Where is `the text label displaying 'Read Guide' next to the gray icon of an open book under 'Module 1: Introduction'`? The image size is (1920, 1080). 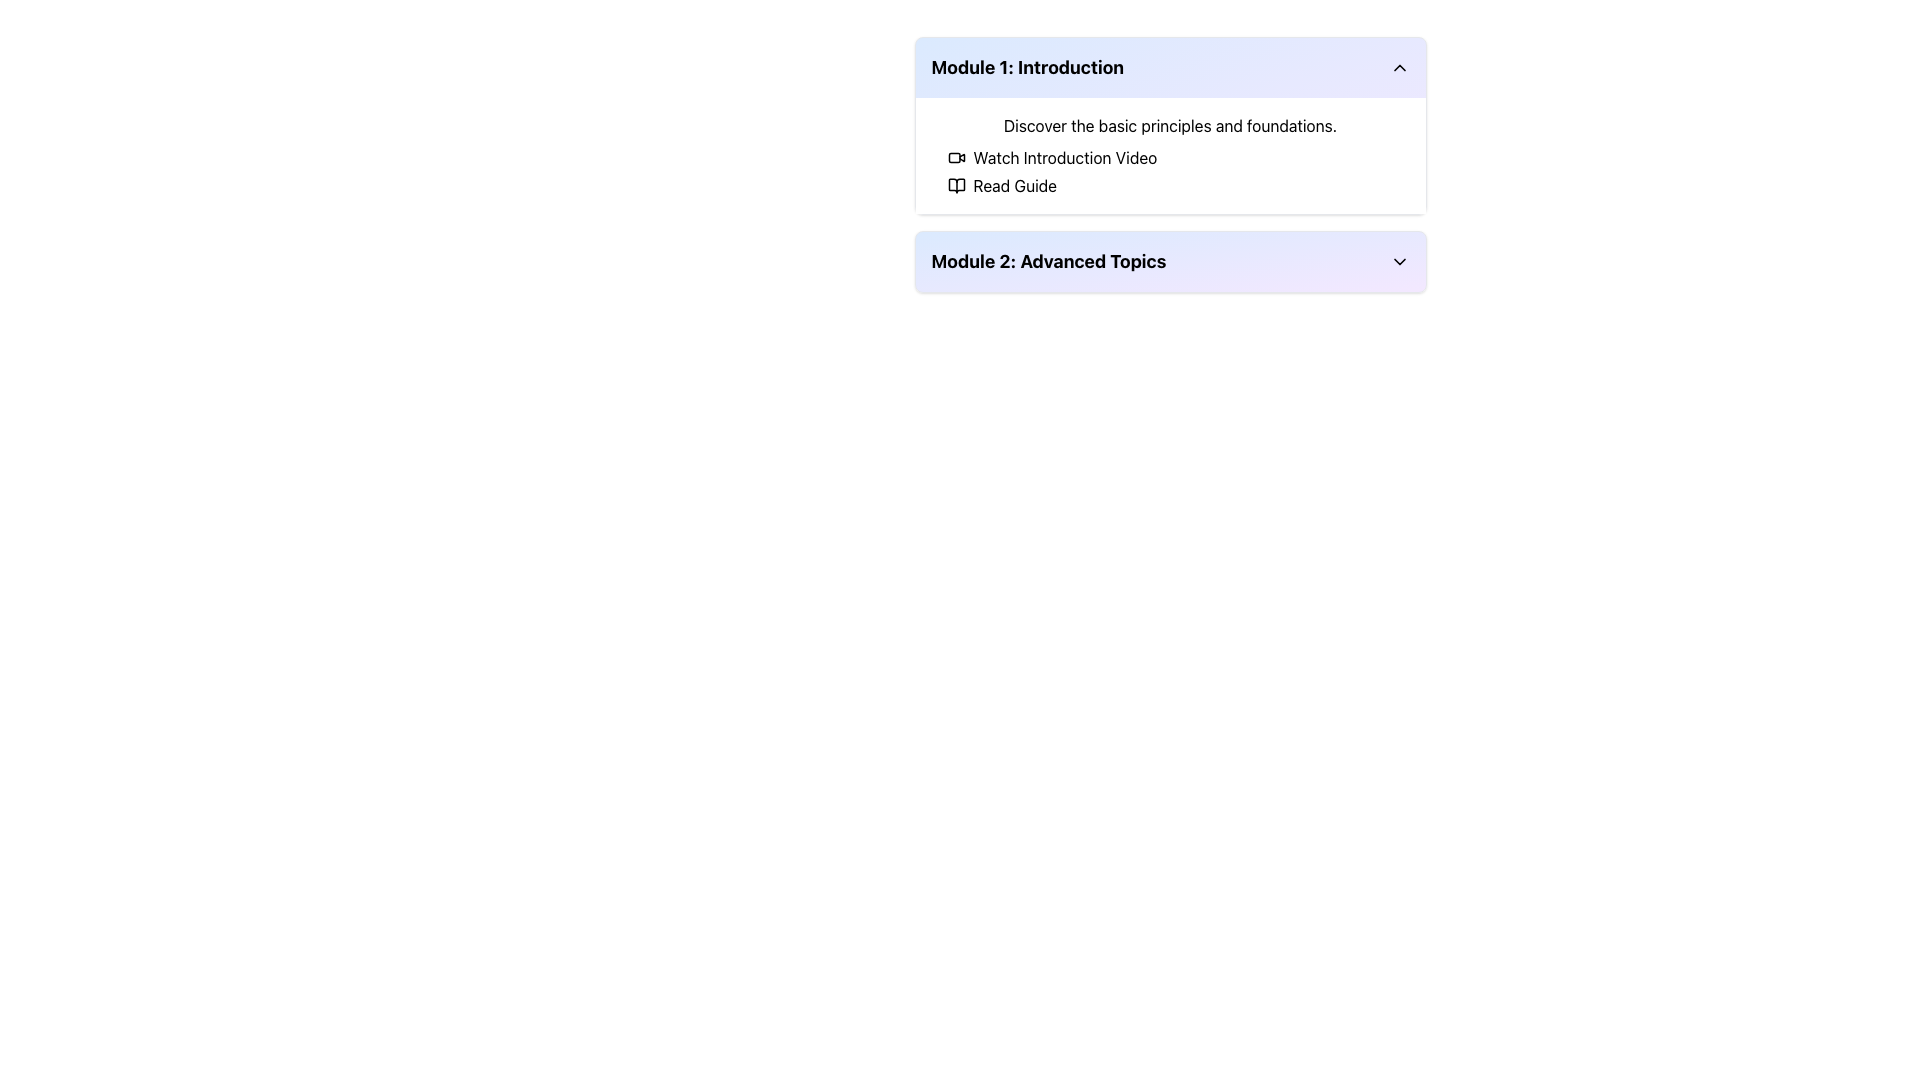 the text label displaying 'Read Guide' next to the gray icon of an open book under 'Module 1: Introduction' is located at coordinates (1015, 185).